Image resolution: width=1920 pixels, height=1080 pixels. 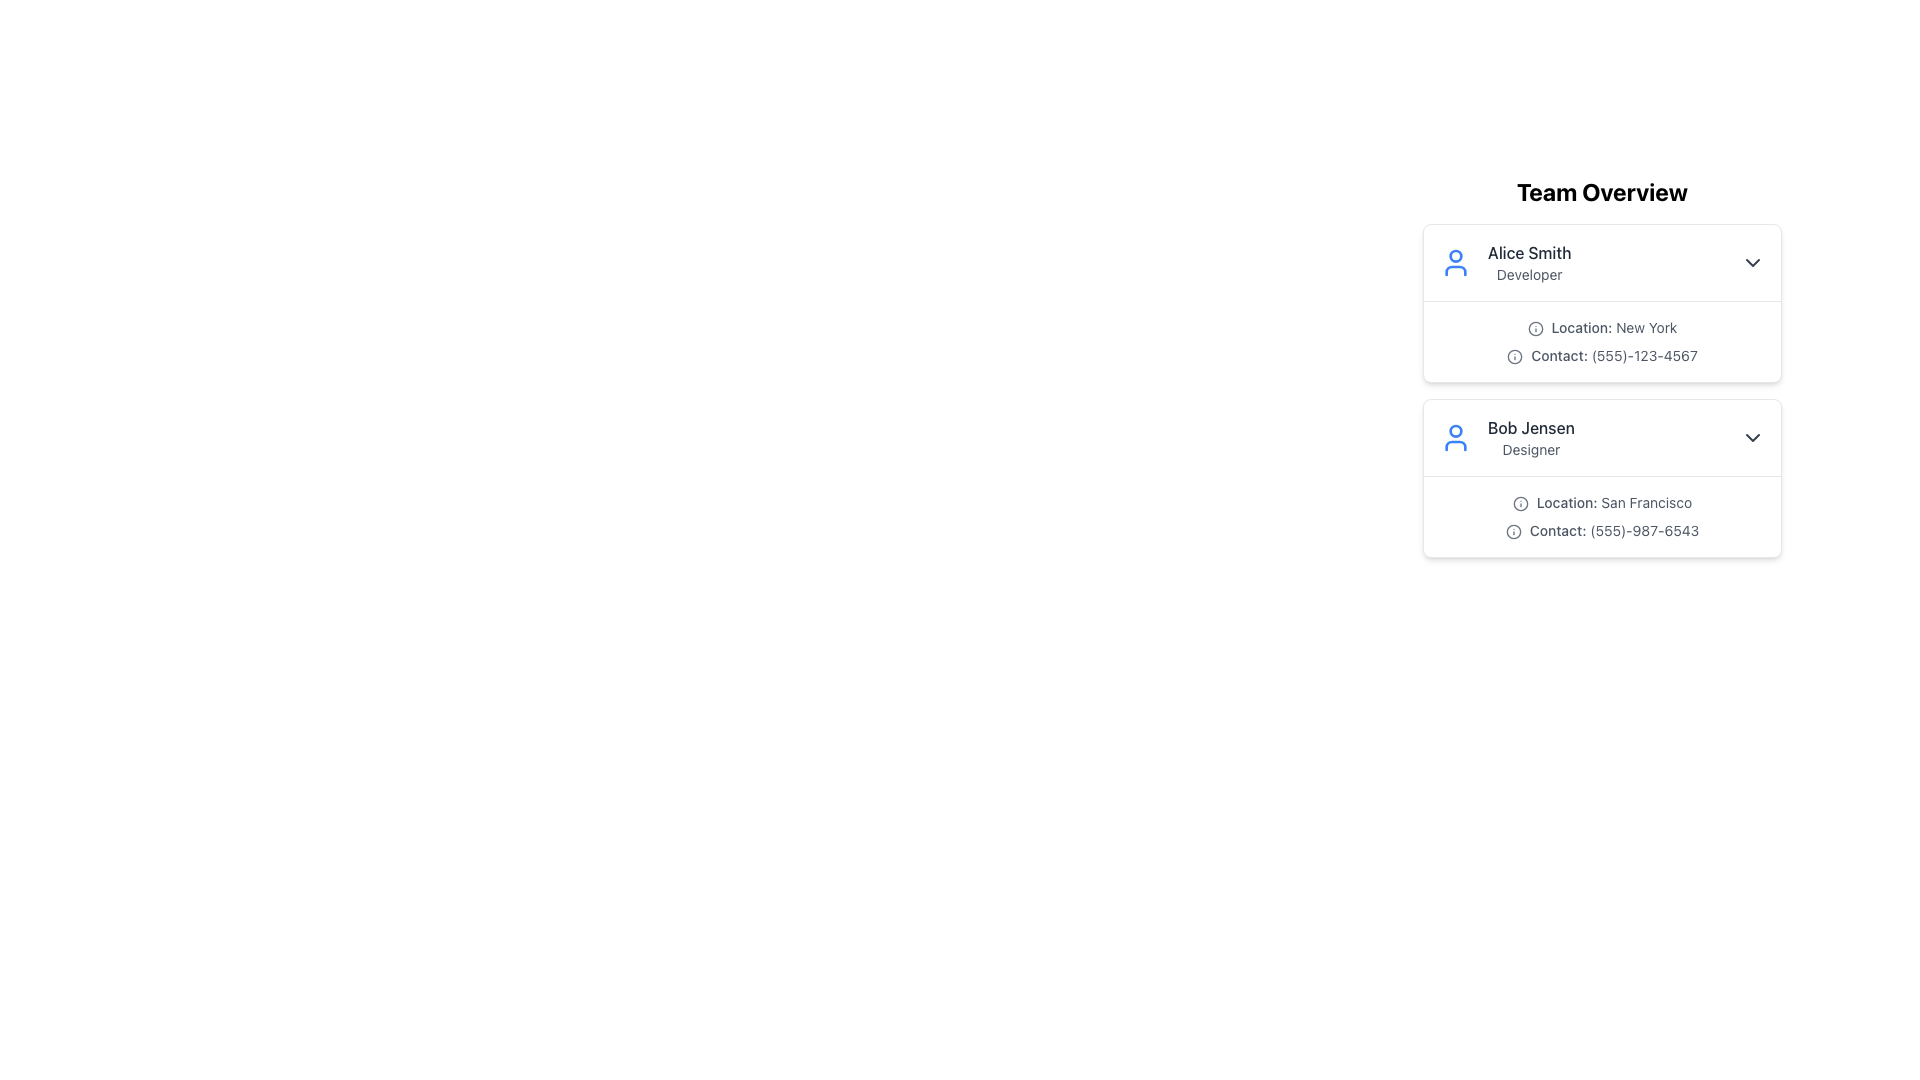 What do you see at coordinates (1530, 427) in the screenshot?
I see `text content of the label displaying the name 'Bob Jensen' located at the top of the user information card, which is aligned to the left side near a user avatar icon` at bounding box center [1530, 427].